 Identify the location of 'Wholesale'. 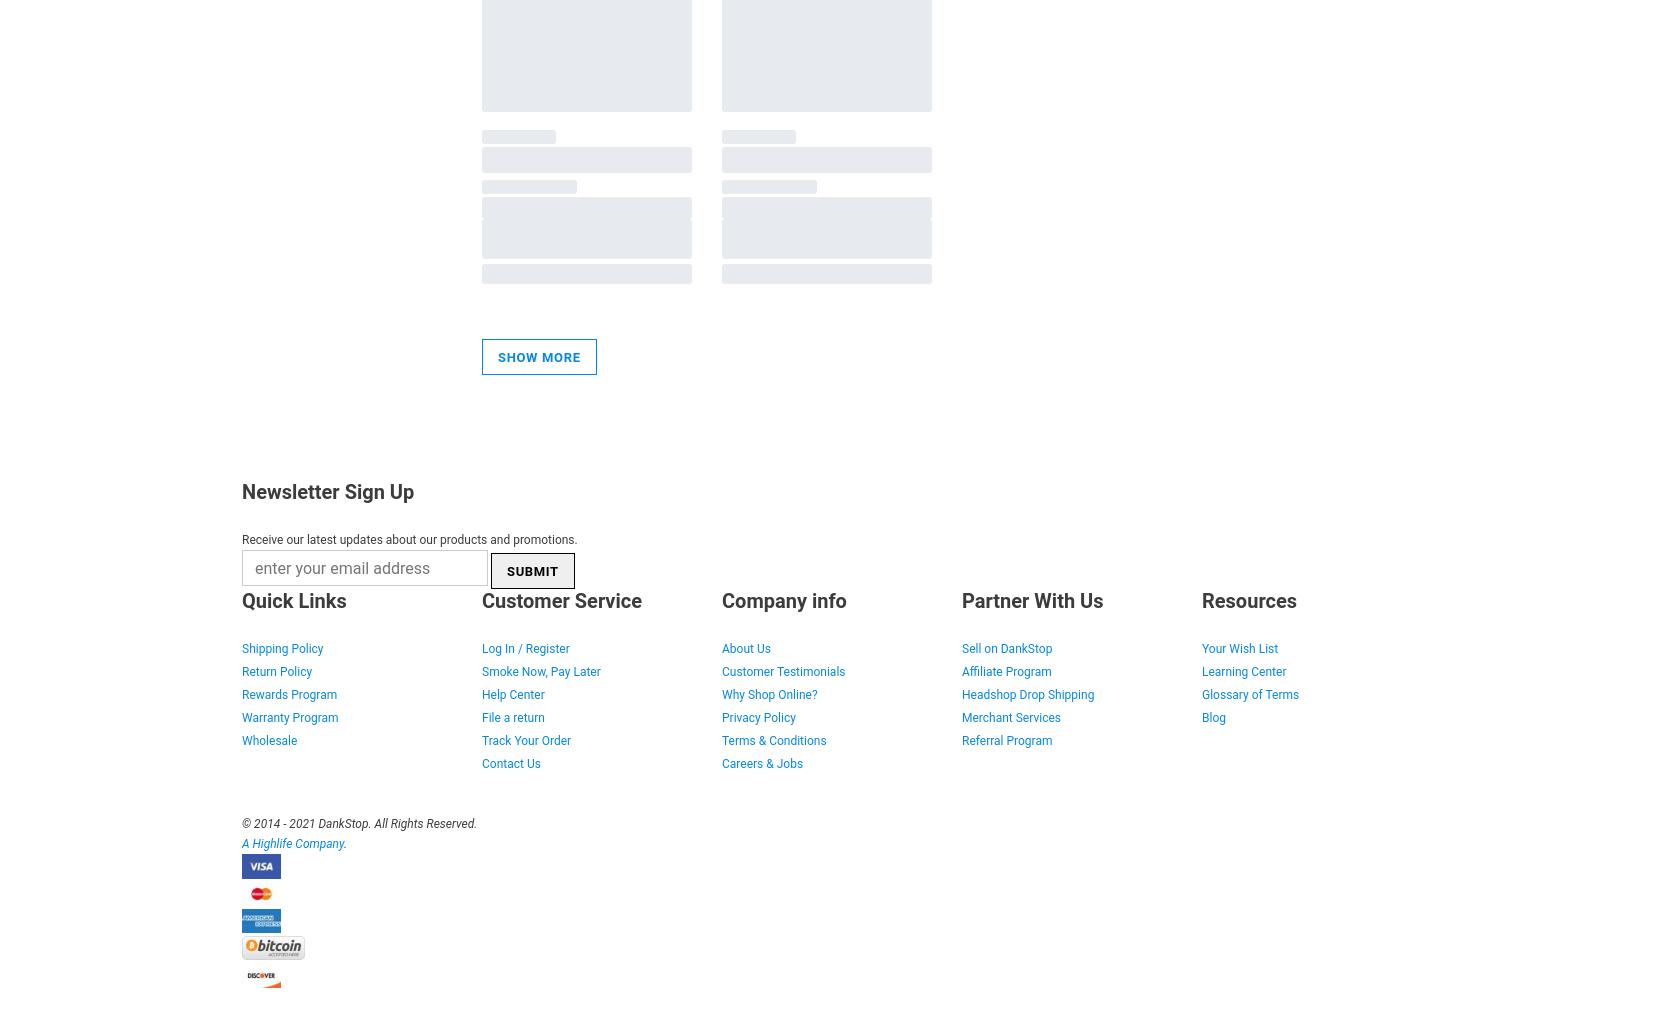
(268, 741).